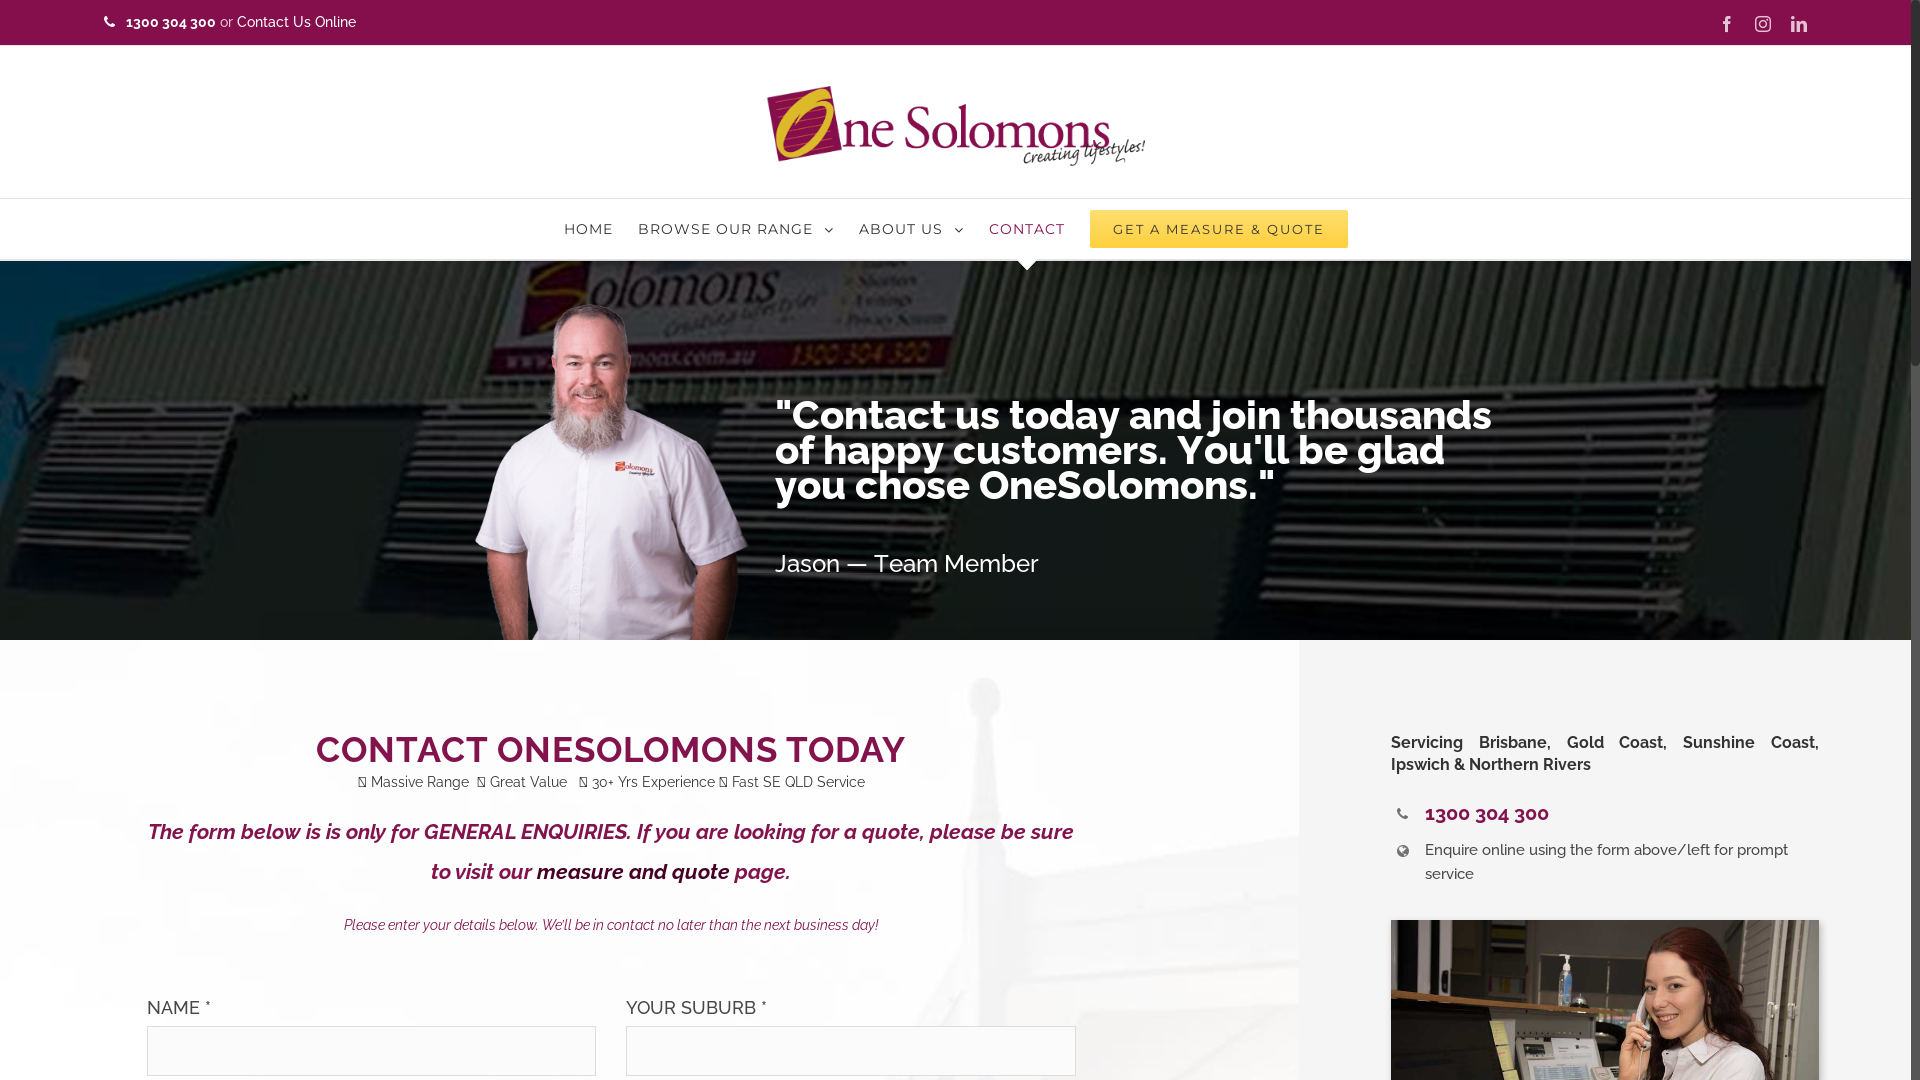  Describe the element at coordinates (1754, 23) in the screenshot. I see `'Instagram'` at that location.